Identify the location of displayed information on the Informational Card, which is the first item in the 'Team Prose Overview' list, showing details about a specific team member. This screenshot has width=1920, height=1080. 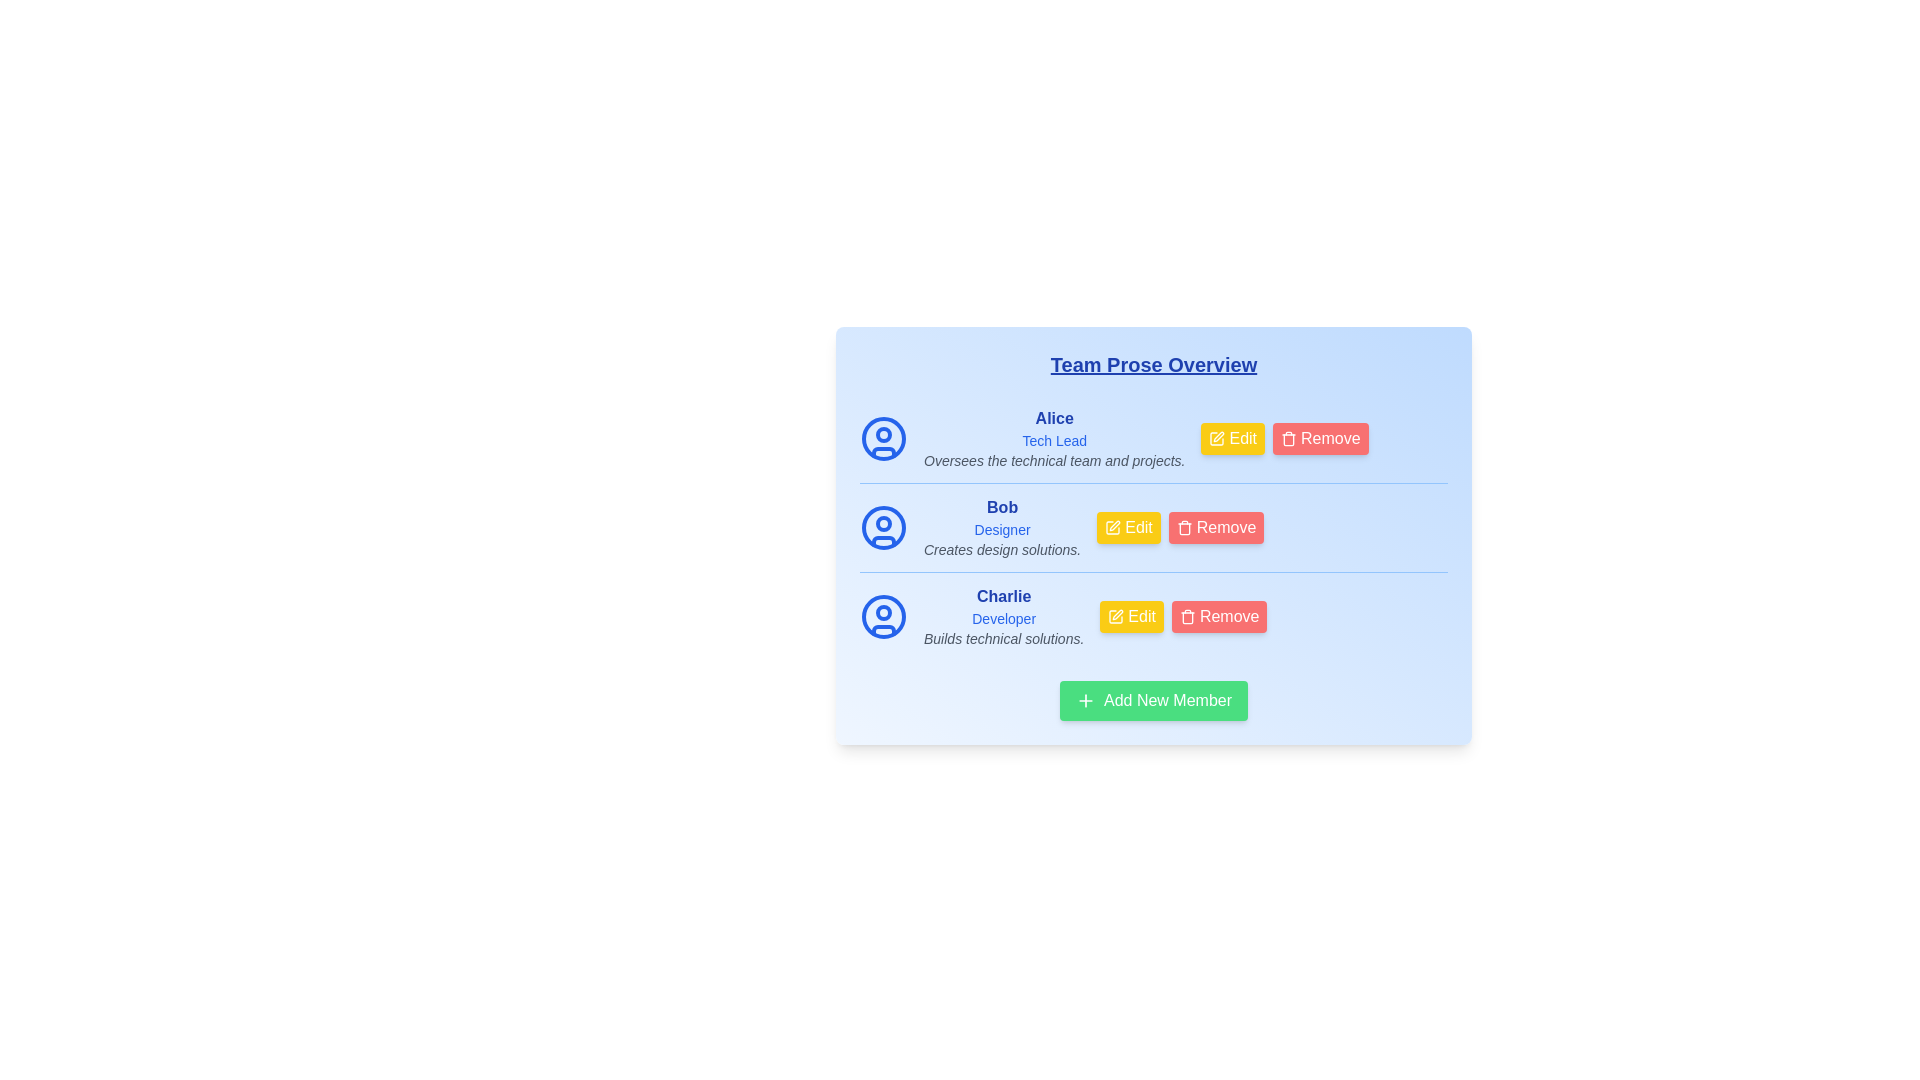
(1053, 438).